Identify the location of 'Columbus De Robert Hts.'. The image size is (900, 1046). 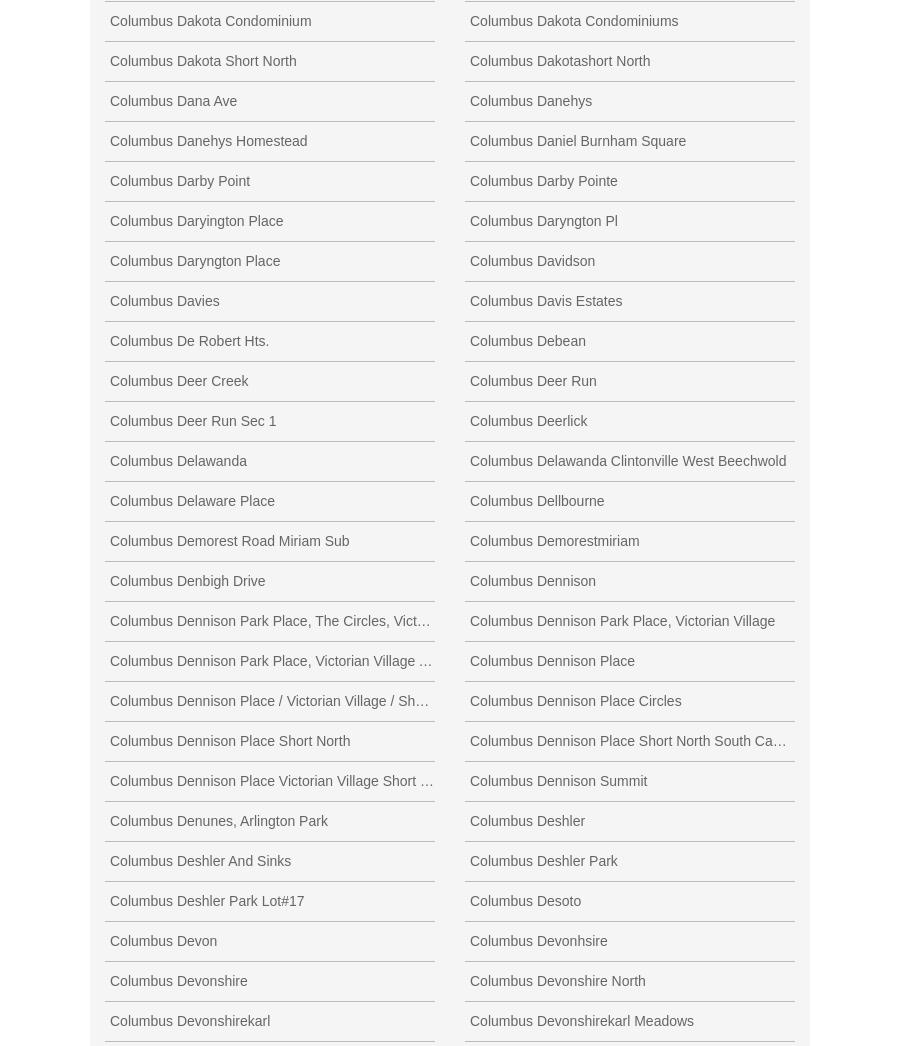
(189, 338).